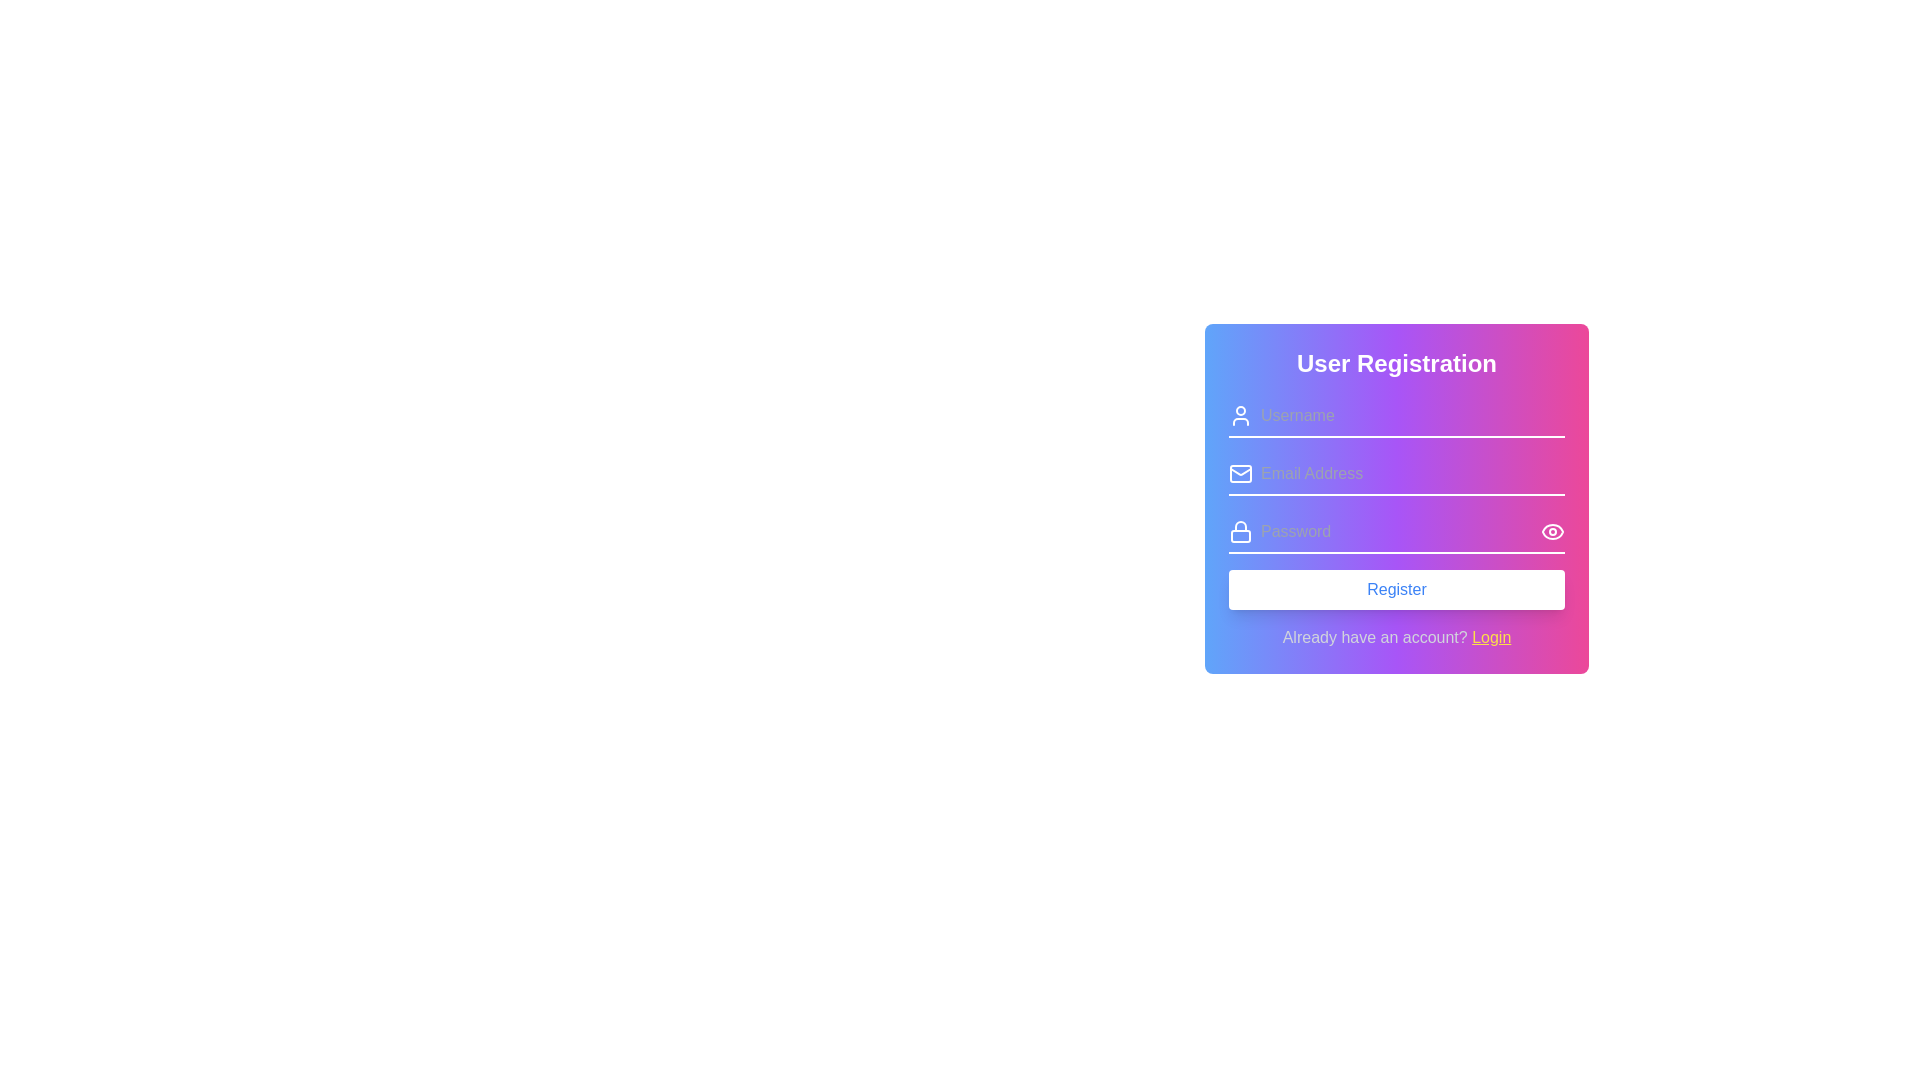 Image resolution: width=1920 pixels, height=1080 pixels. Describe the element at coordinates (1395, 501) in the screenshot. I see `inside the user input fields of the registration form to type the username, email address, and password` at that location.